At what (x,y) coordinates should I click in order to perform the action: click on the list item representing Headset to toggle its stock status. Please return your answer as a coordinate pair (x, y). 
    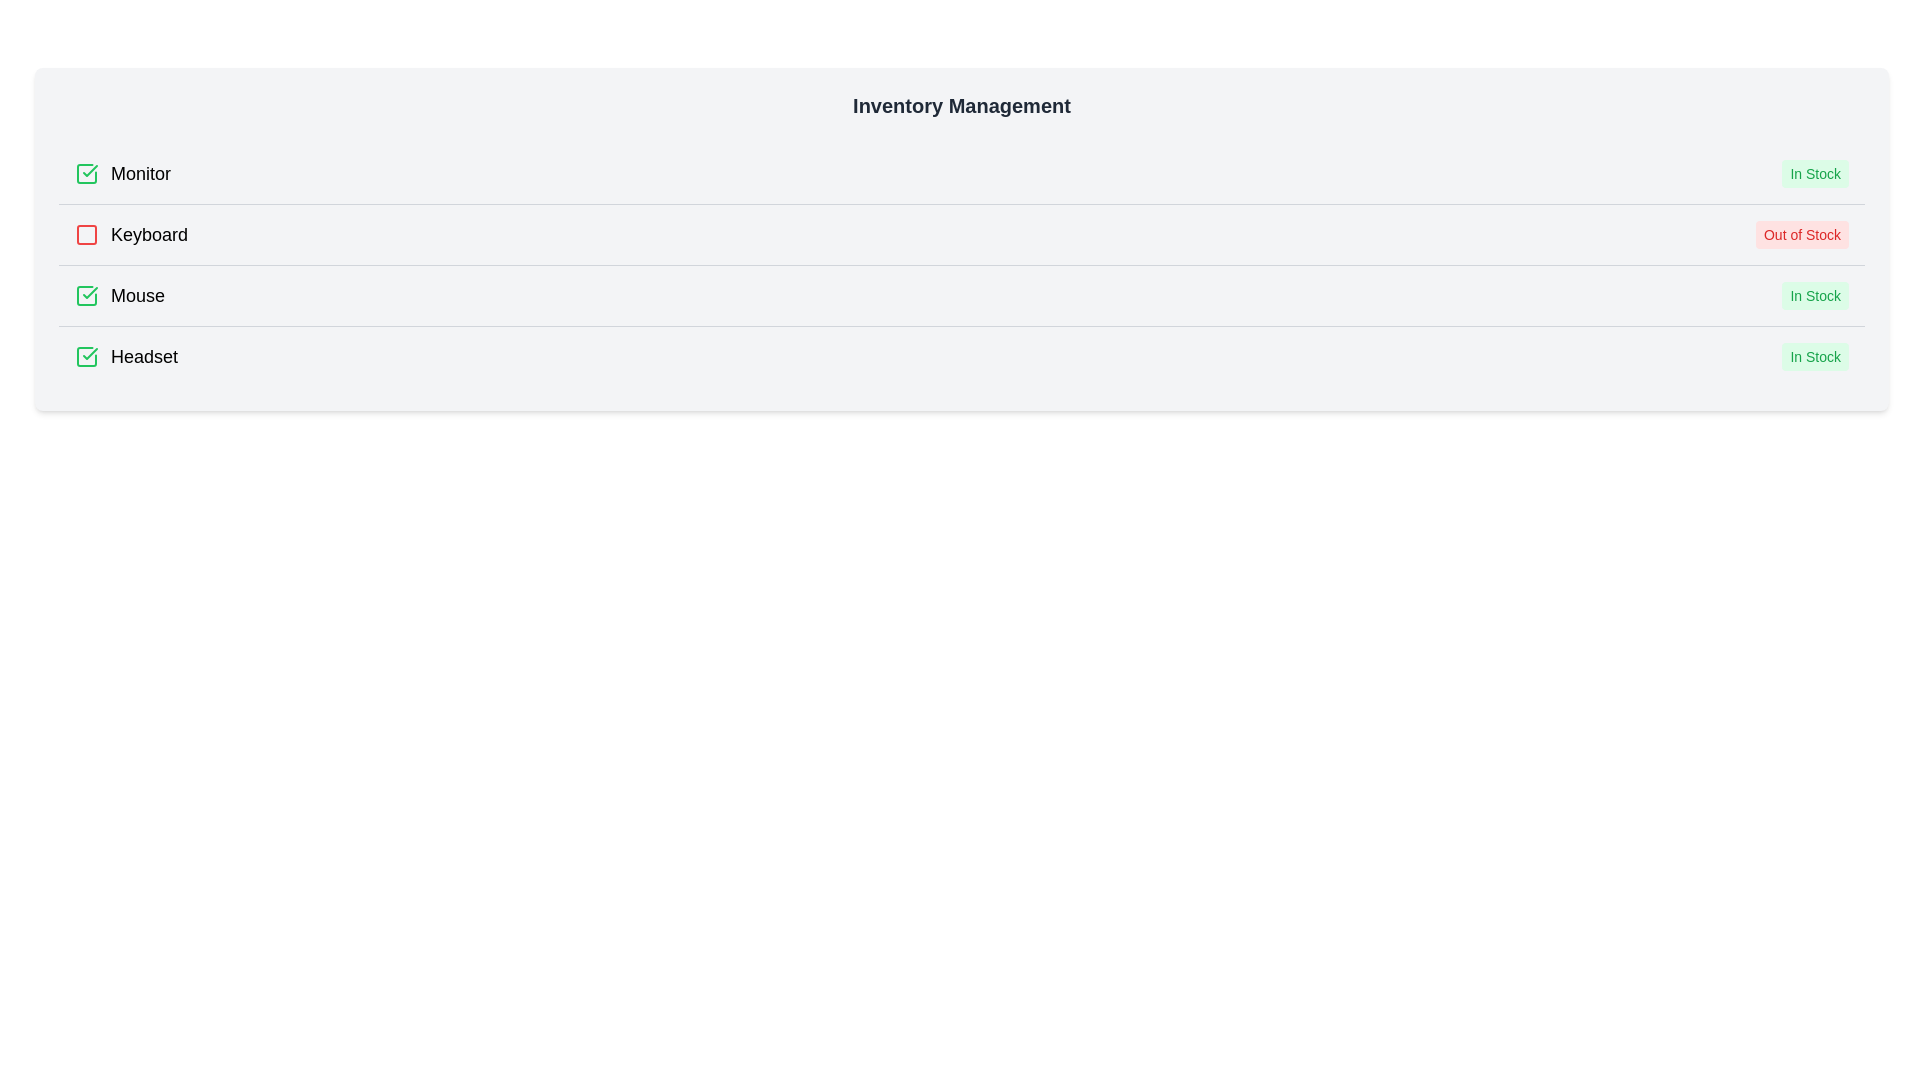
    Looking at the image, I should click on (961, 355).